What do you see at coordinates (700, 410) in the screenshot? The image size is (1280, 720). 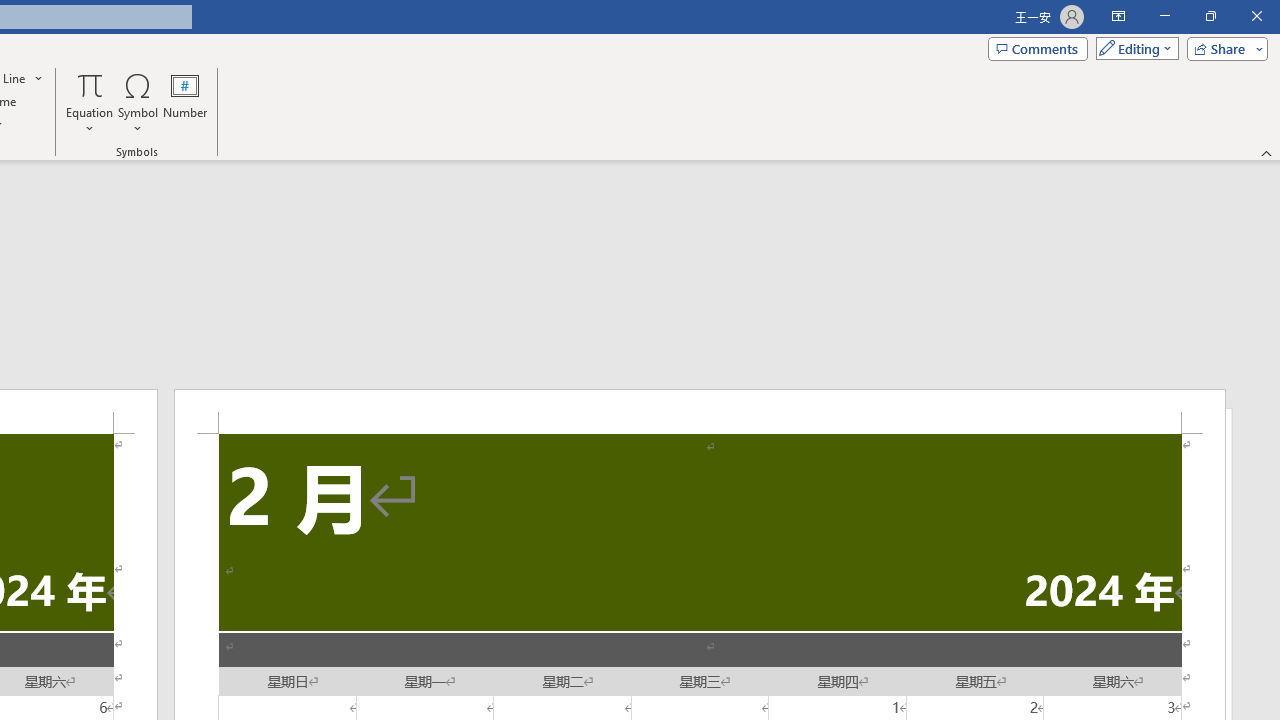 I see `'Header -Section 2-'` at bounding box center [700, 410].